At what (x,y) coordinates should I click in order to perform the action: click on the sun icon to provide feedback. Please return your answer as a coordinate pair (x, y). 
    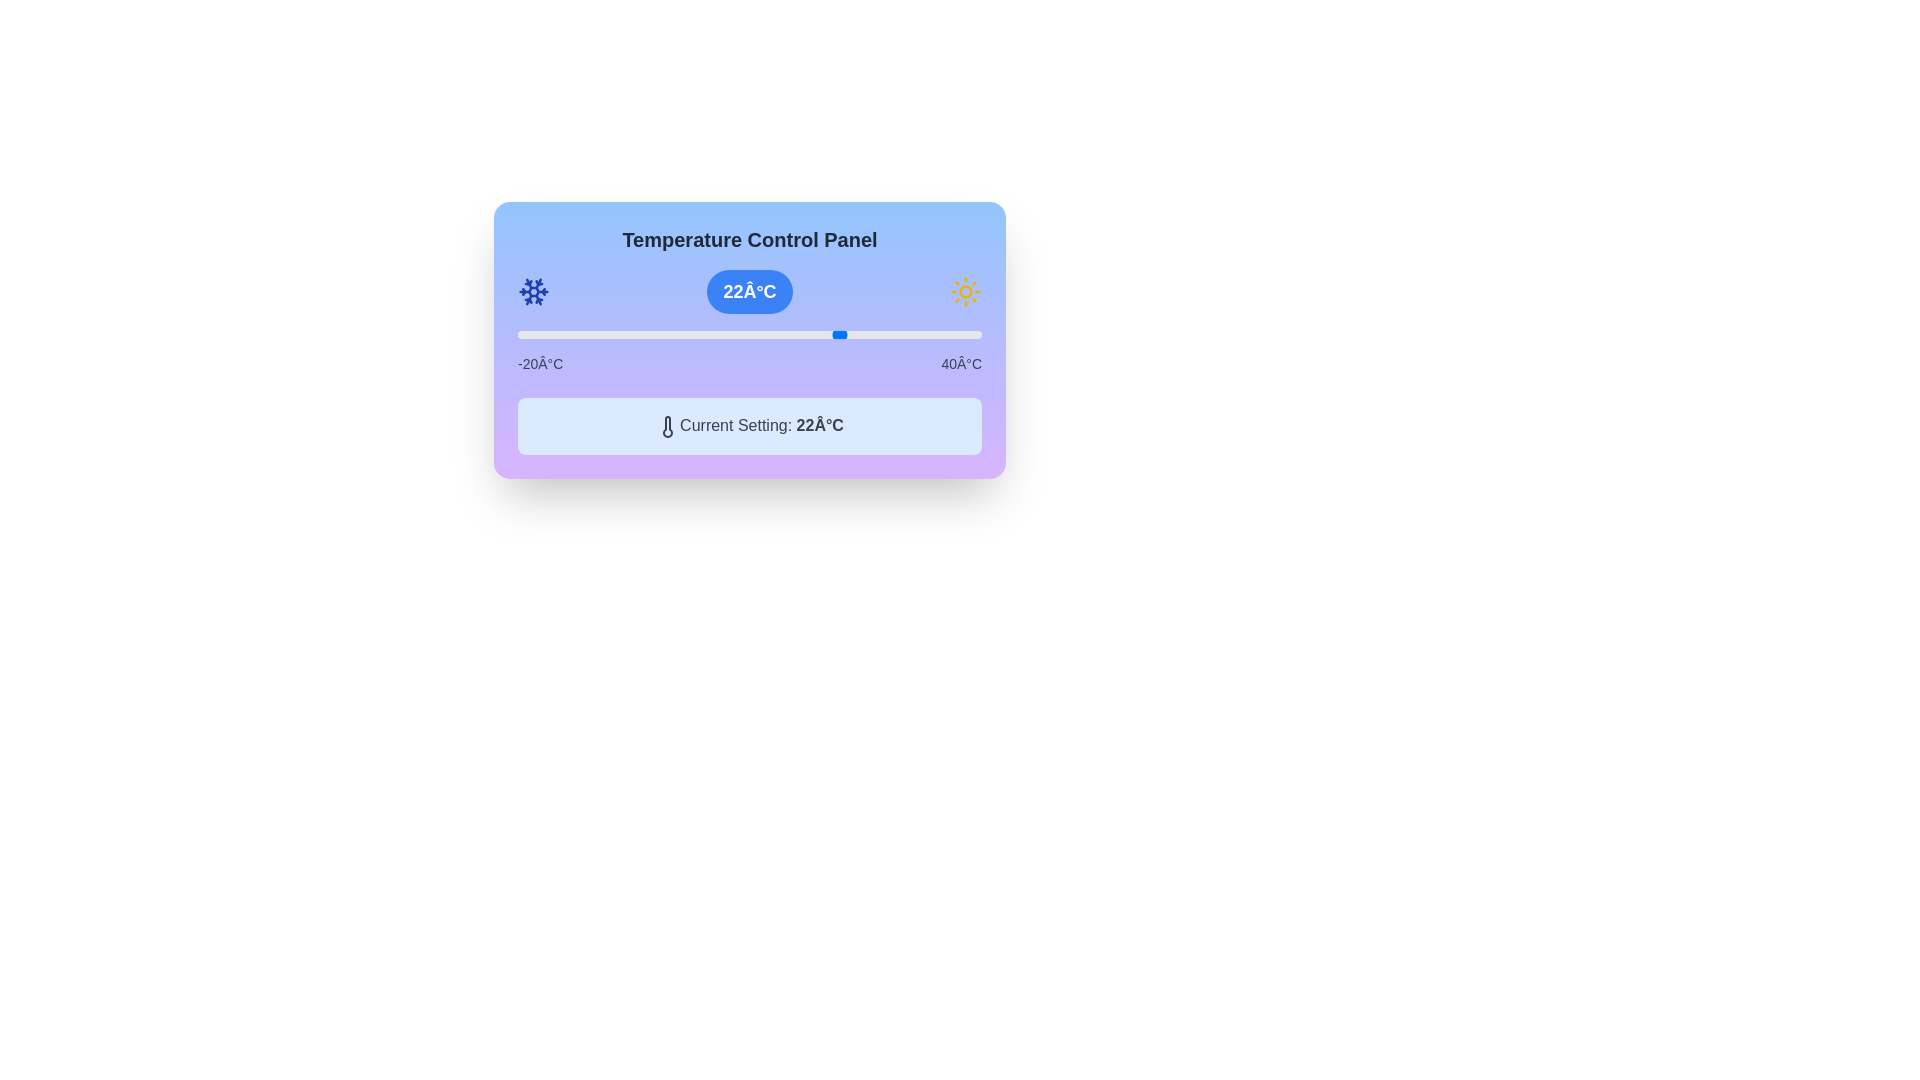
    Looking at the image, I should click on (964, 292).